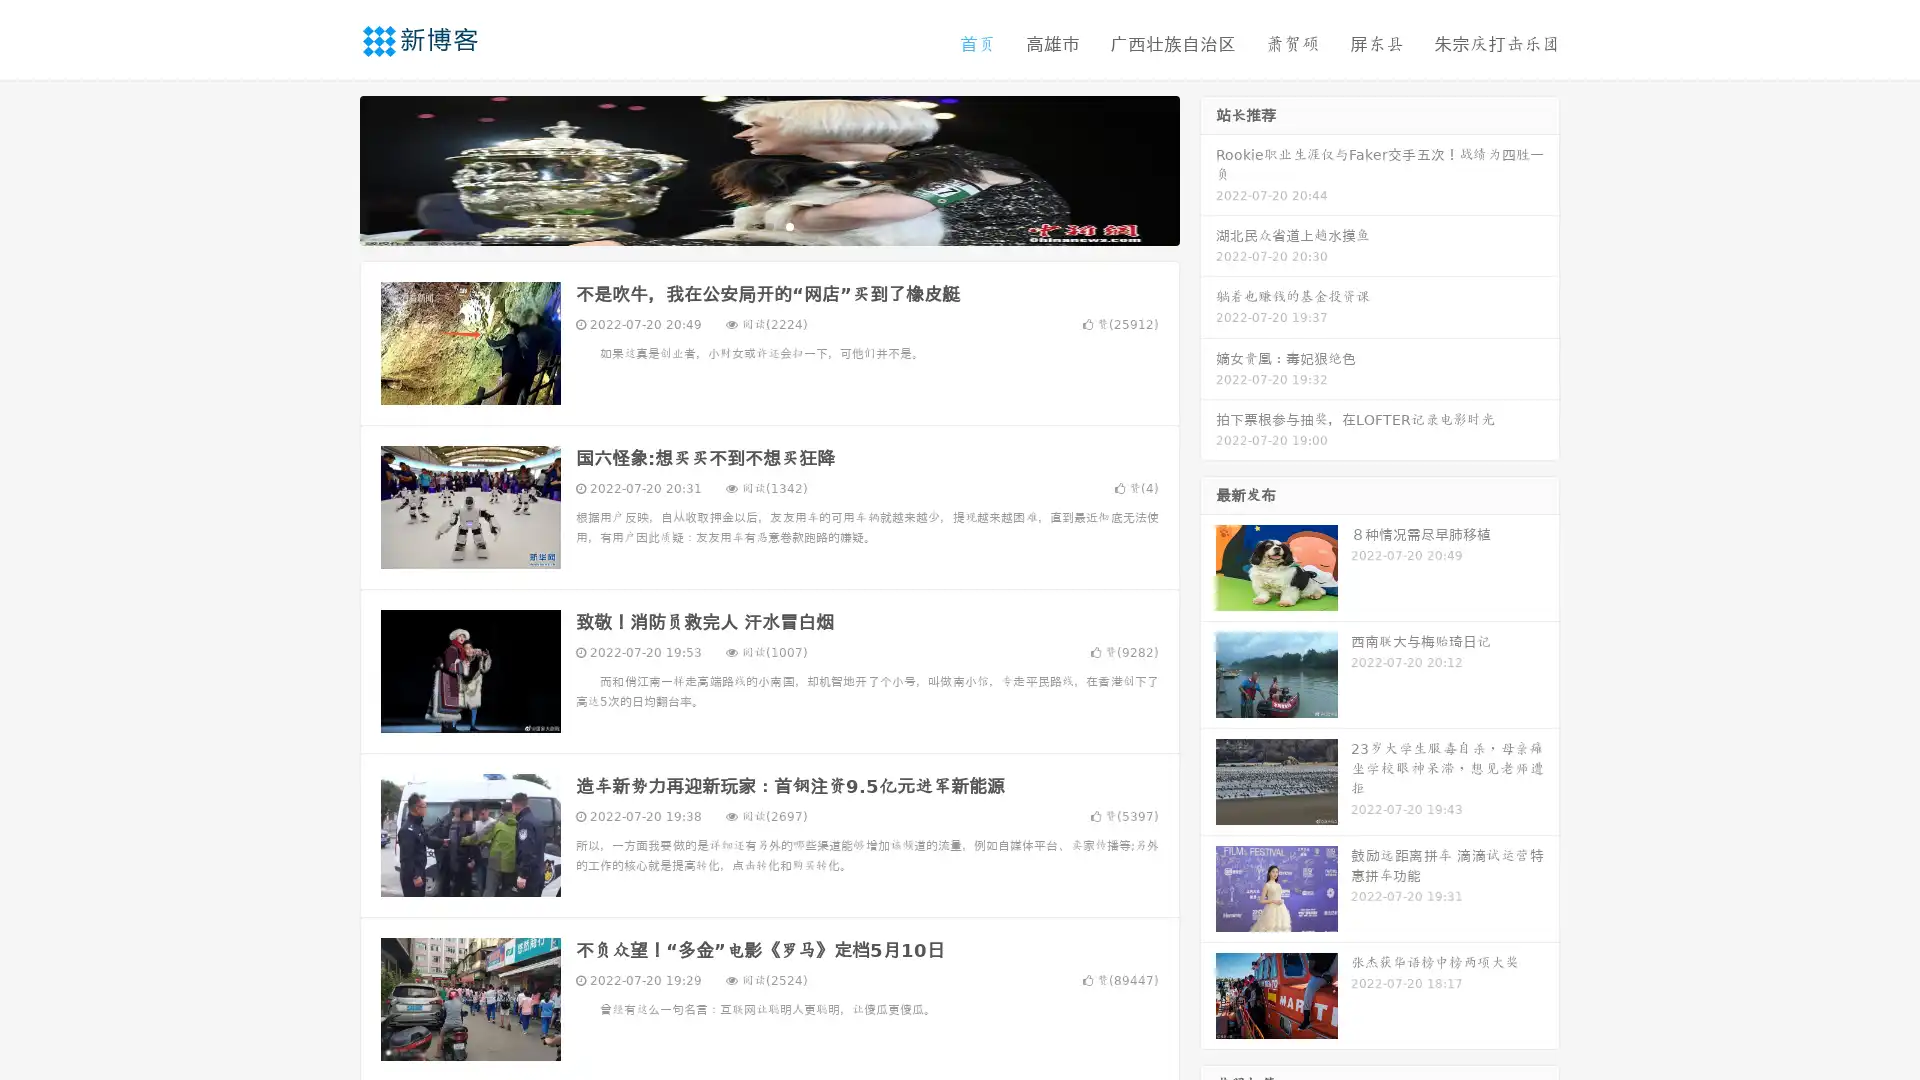  I want to click on Go to slide 2, so click(768, 225).